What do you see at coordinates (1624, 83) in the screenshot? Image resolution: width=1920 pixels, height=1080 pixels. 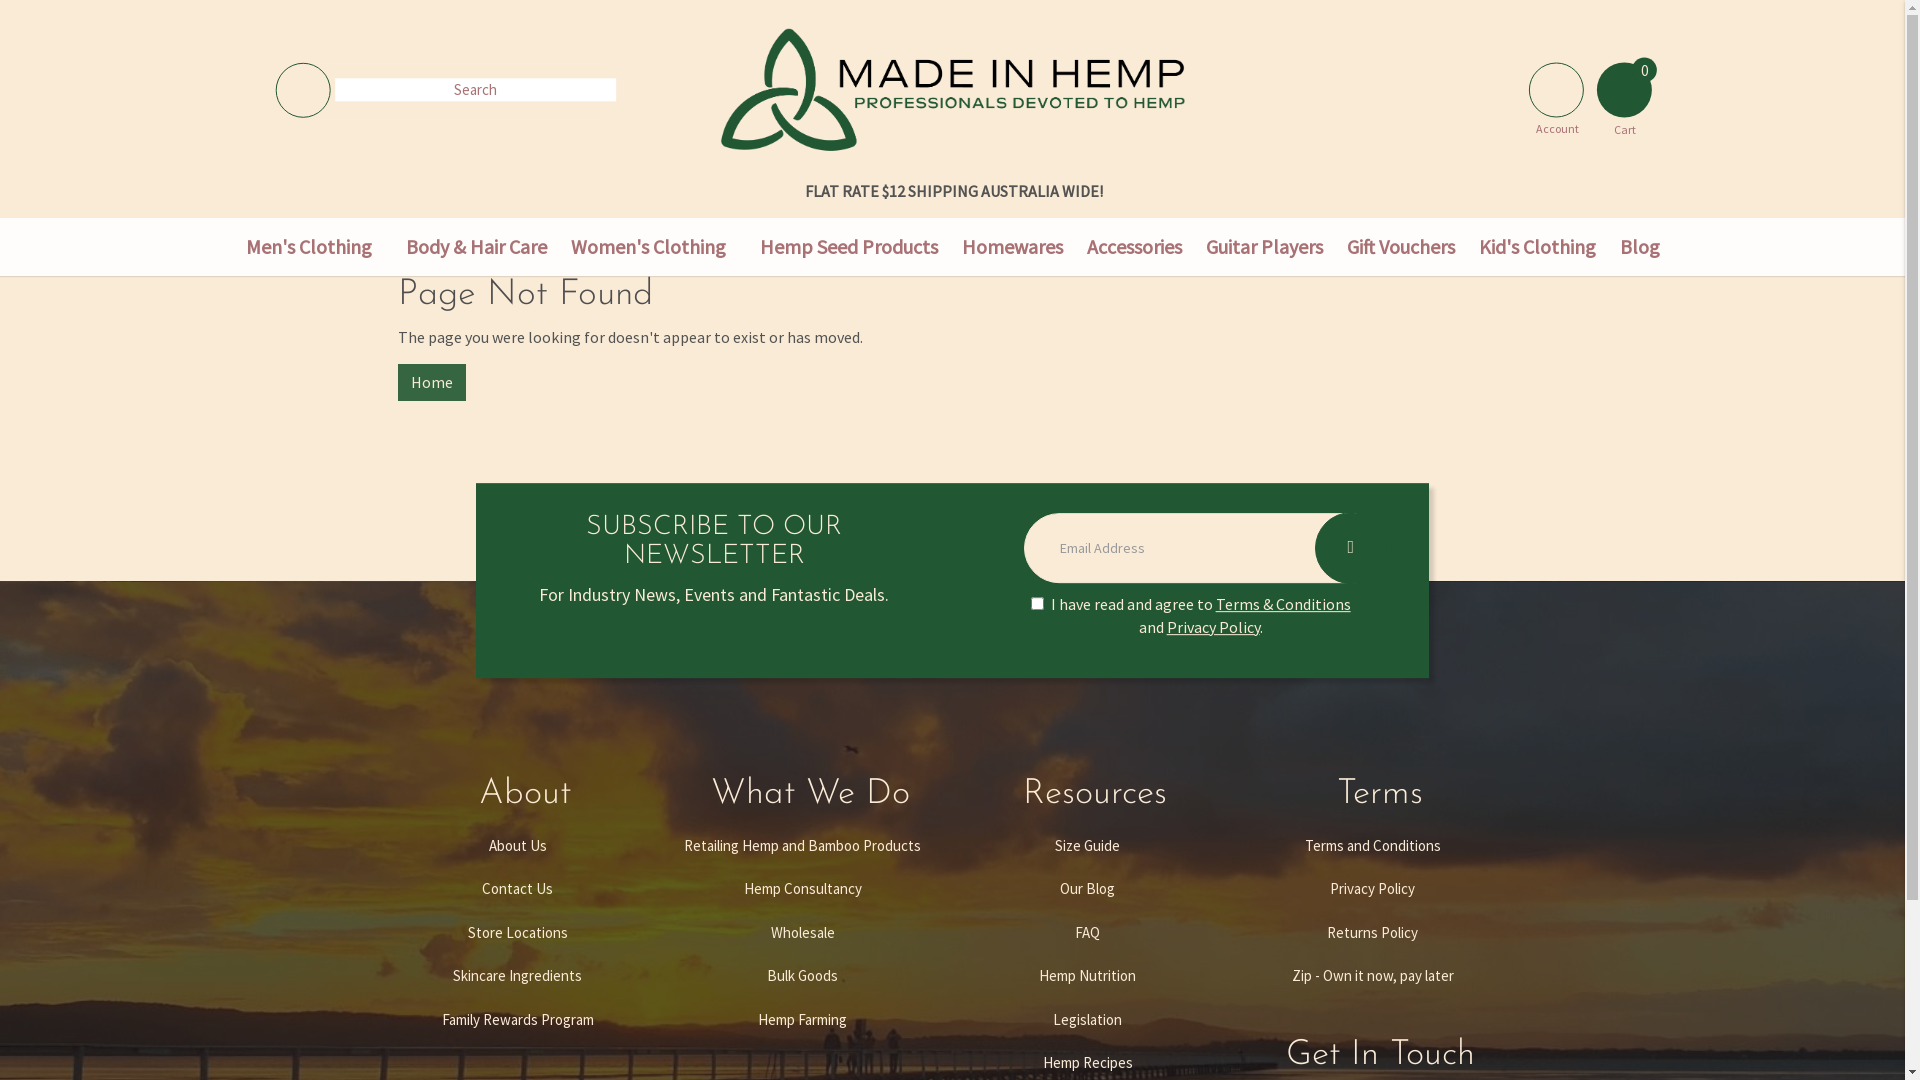 I see `'0` at bounding box center [1624, 83].